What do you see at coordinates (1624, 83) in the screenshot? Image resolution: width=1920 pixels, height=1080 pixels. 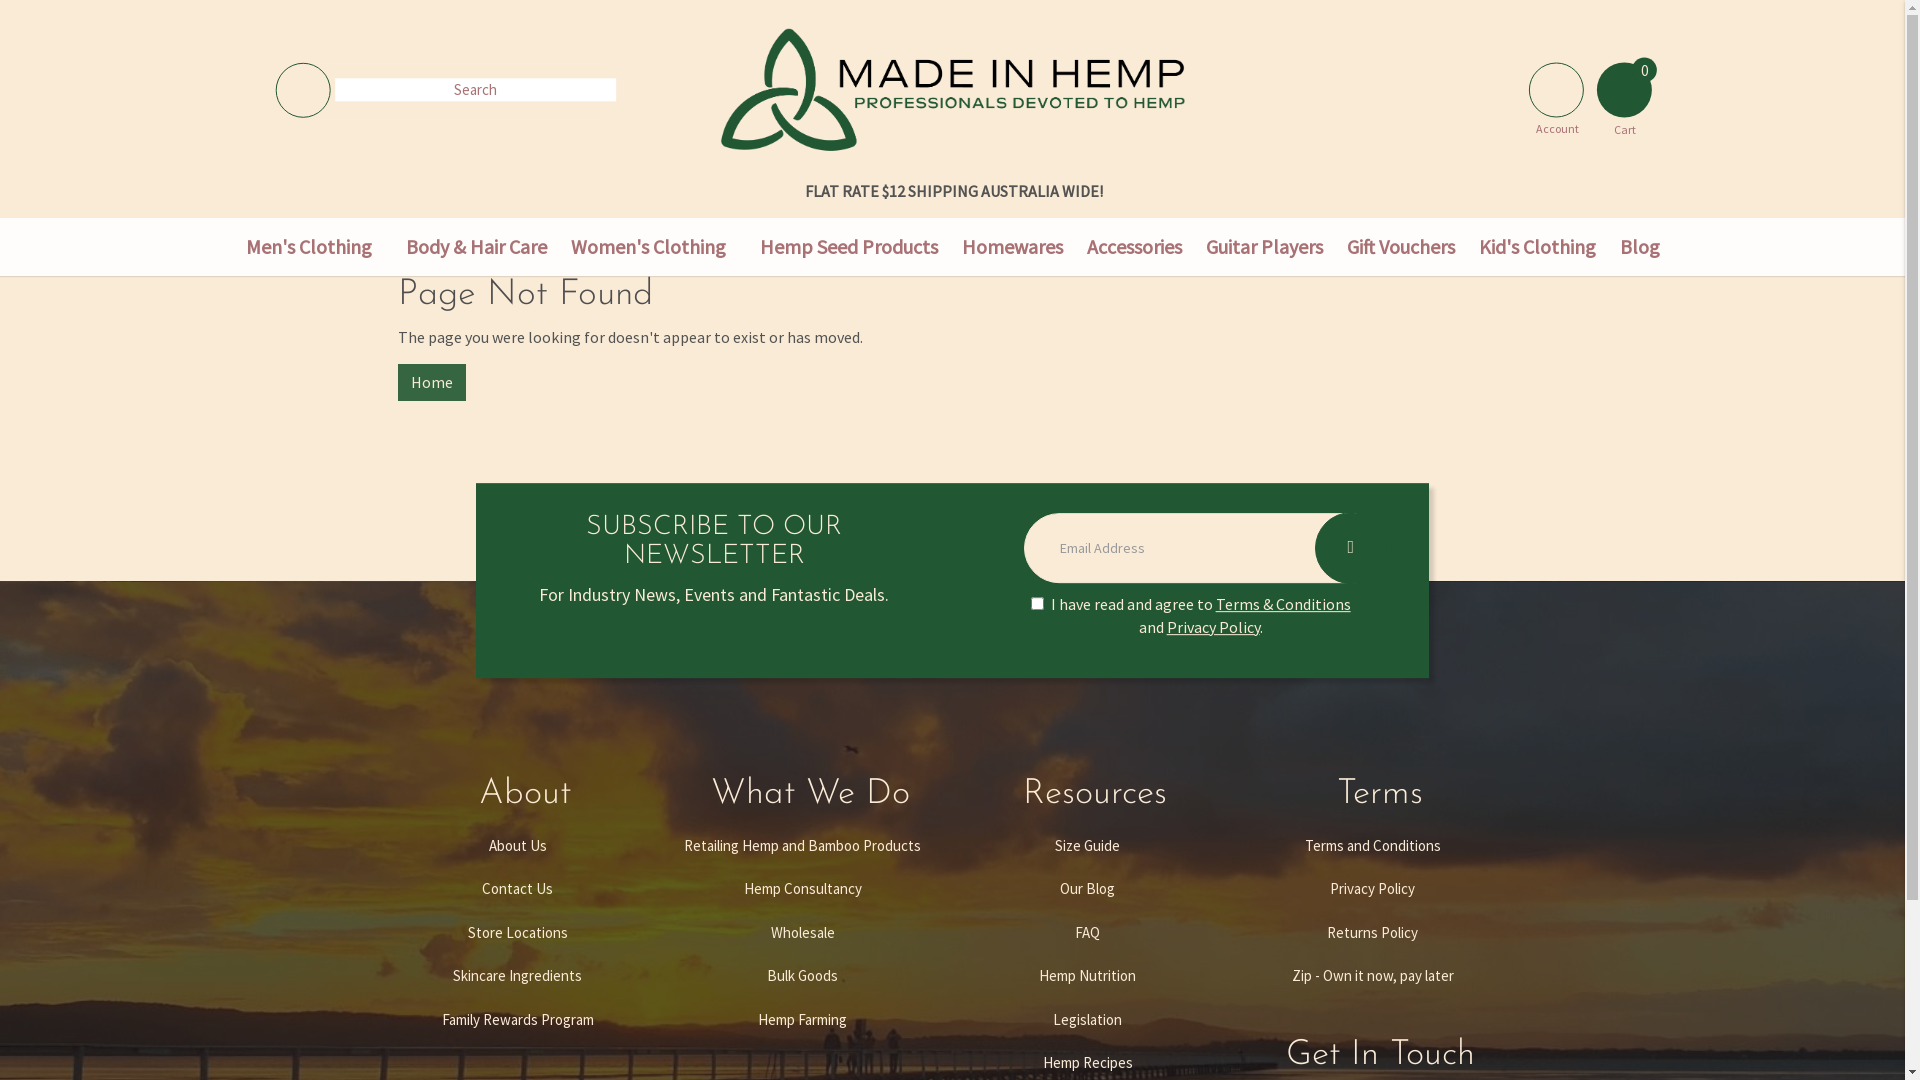 I see `'0` at bounding box center [1624, 83].